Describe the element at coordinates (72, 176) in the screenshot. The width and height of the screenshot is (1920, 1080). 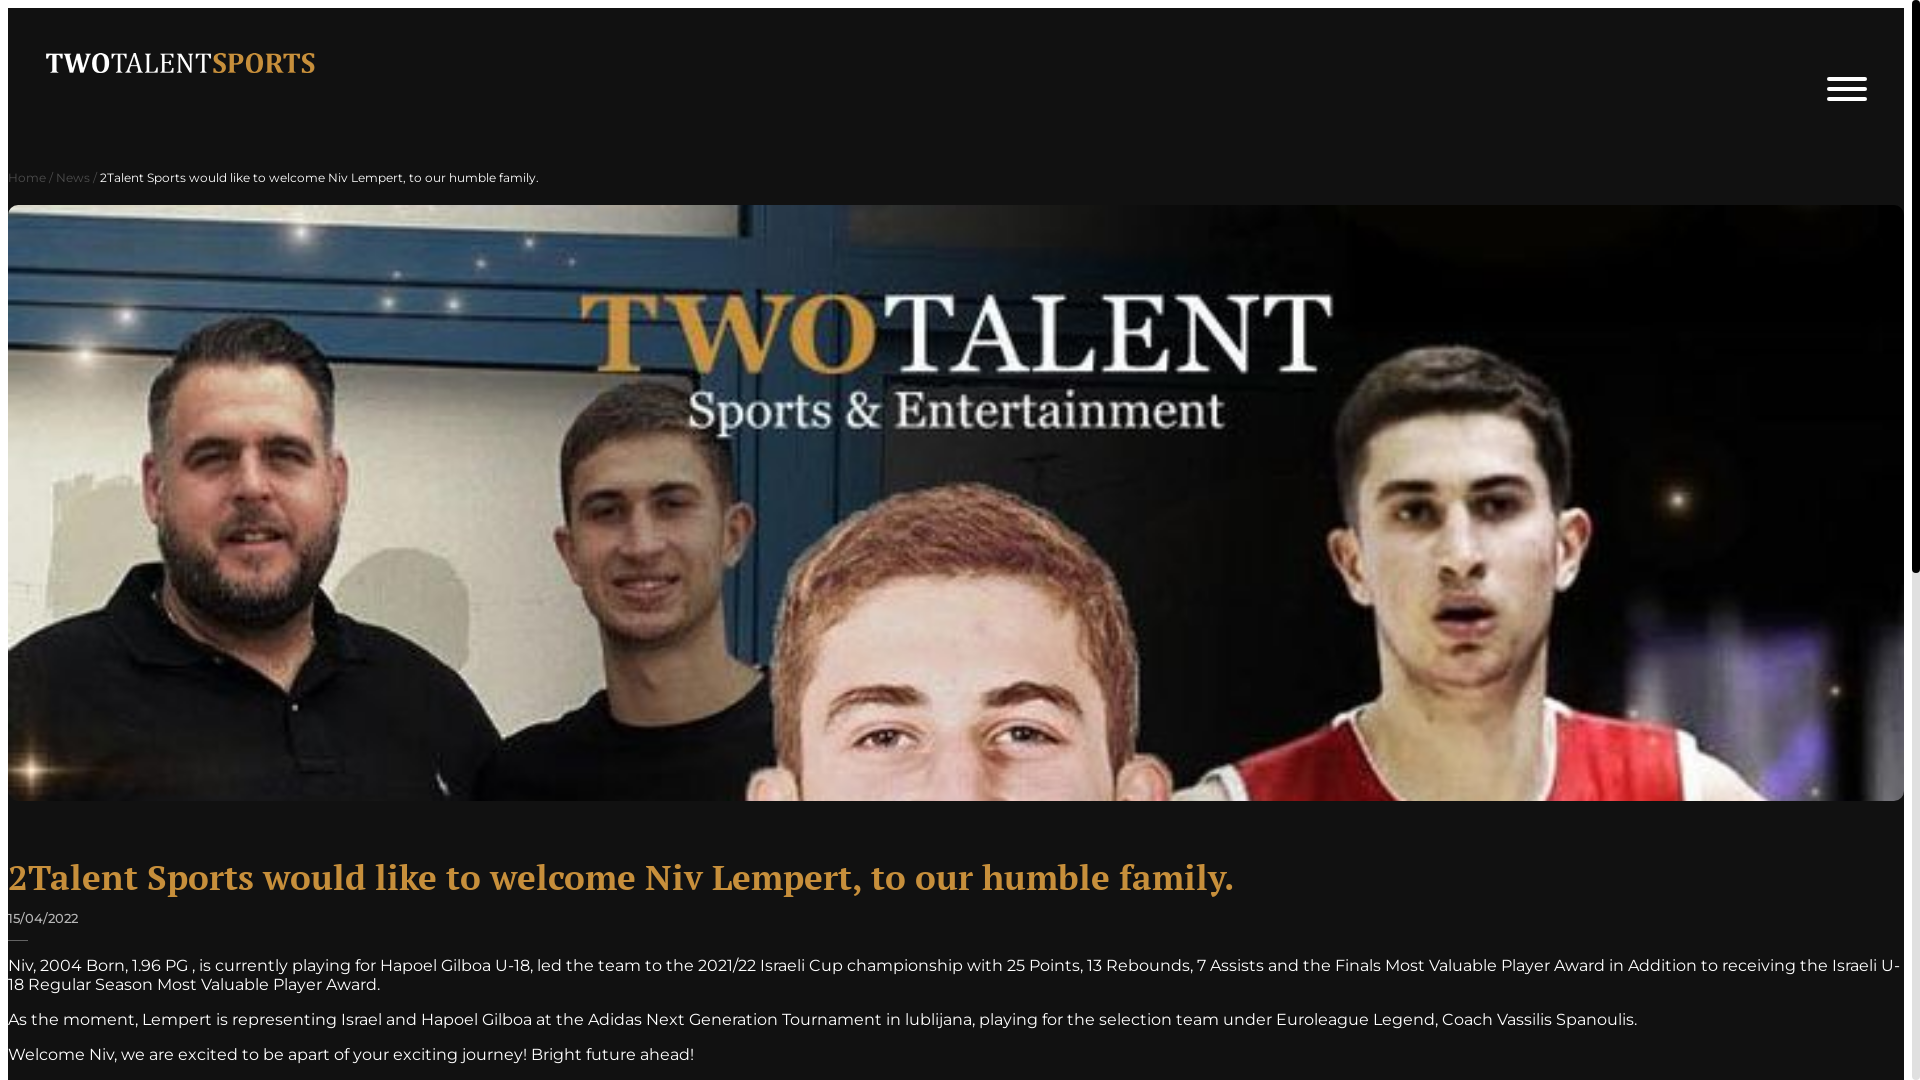
I see `'News'` at that location.